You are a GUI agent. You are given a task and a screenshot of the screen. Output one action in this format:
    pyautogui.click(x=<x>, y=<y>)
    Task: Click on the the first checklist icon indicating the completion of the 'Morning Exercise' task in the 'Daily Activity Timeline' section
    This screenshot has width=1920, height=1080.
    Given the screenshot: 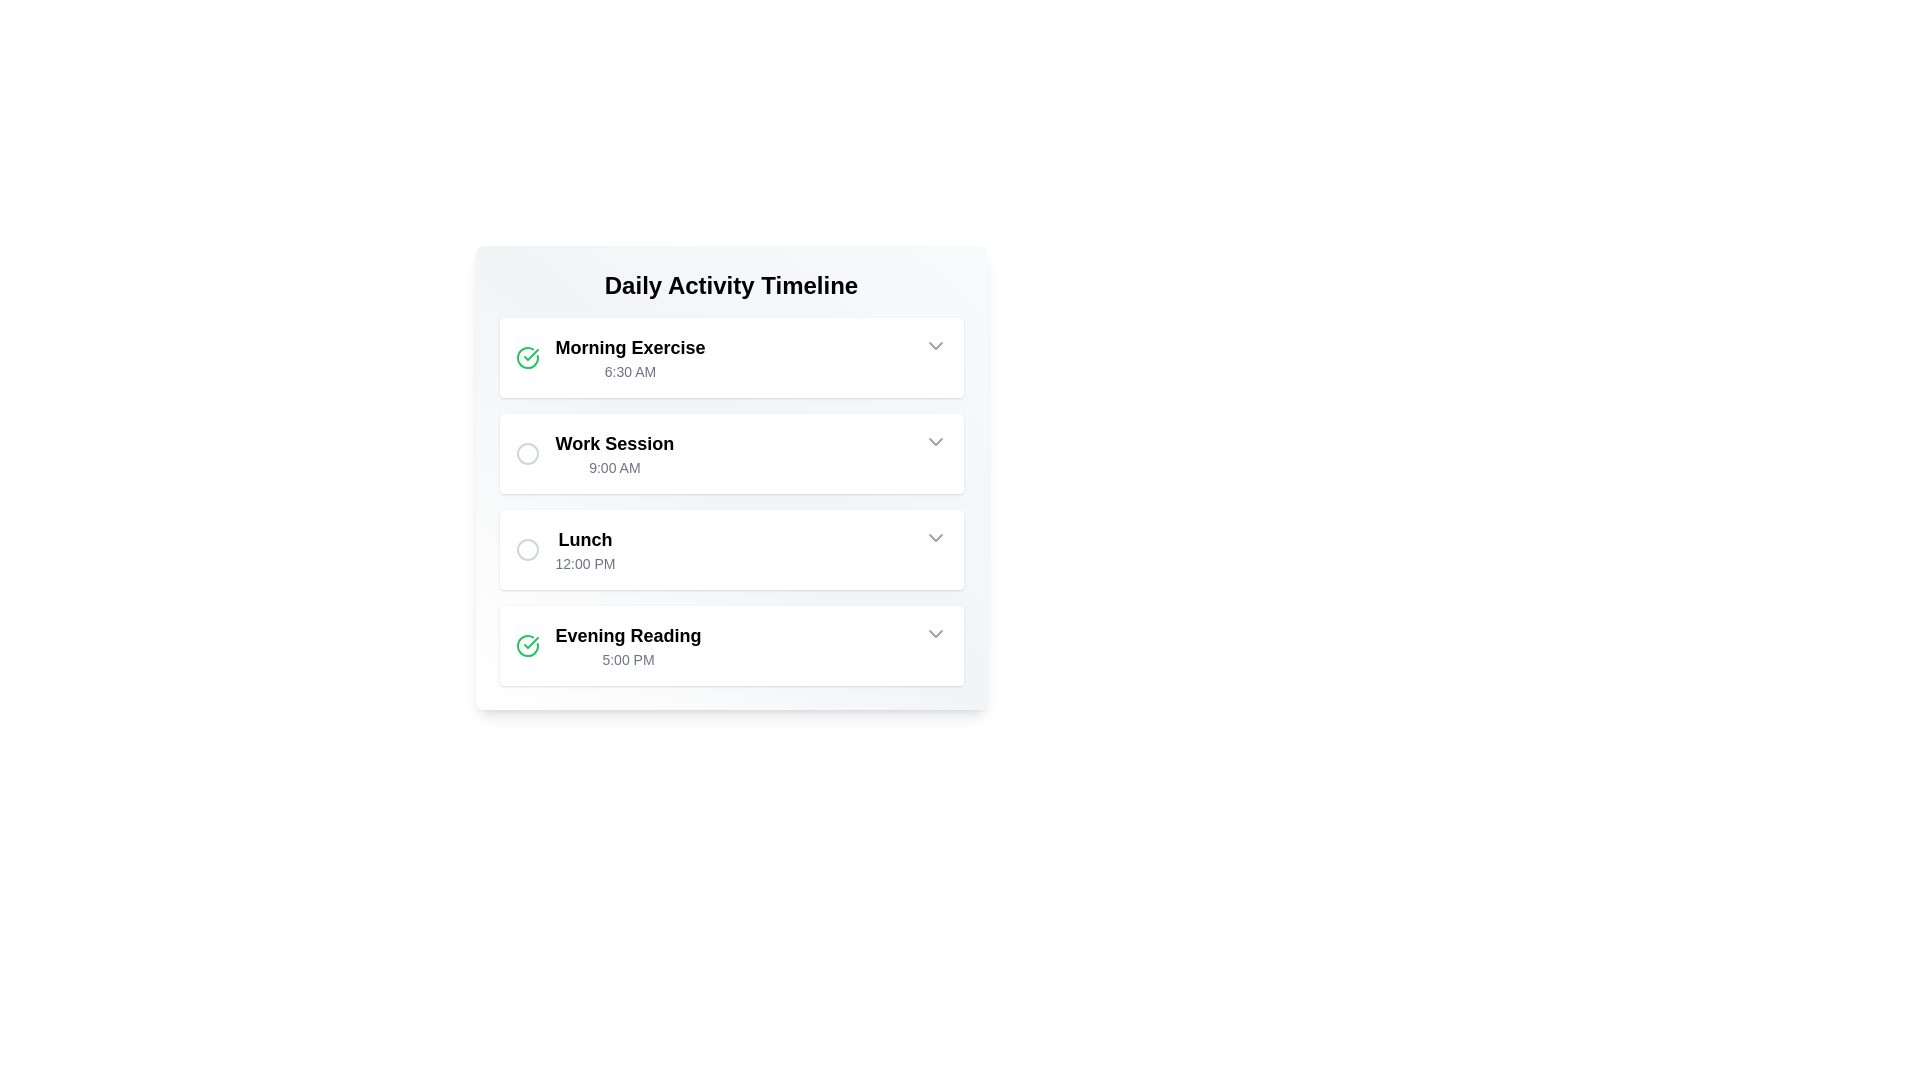 What is the action you would take?
    pyautogui.click(x=527, y=357)
    